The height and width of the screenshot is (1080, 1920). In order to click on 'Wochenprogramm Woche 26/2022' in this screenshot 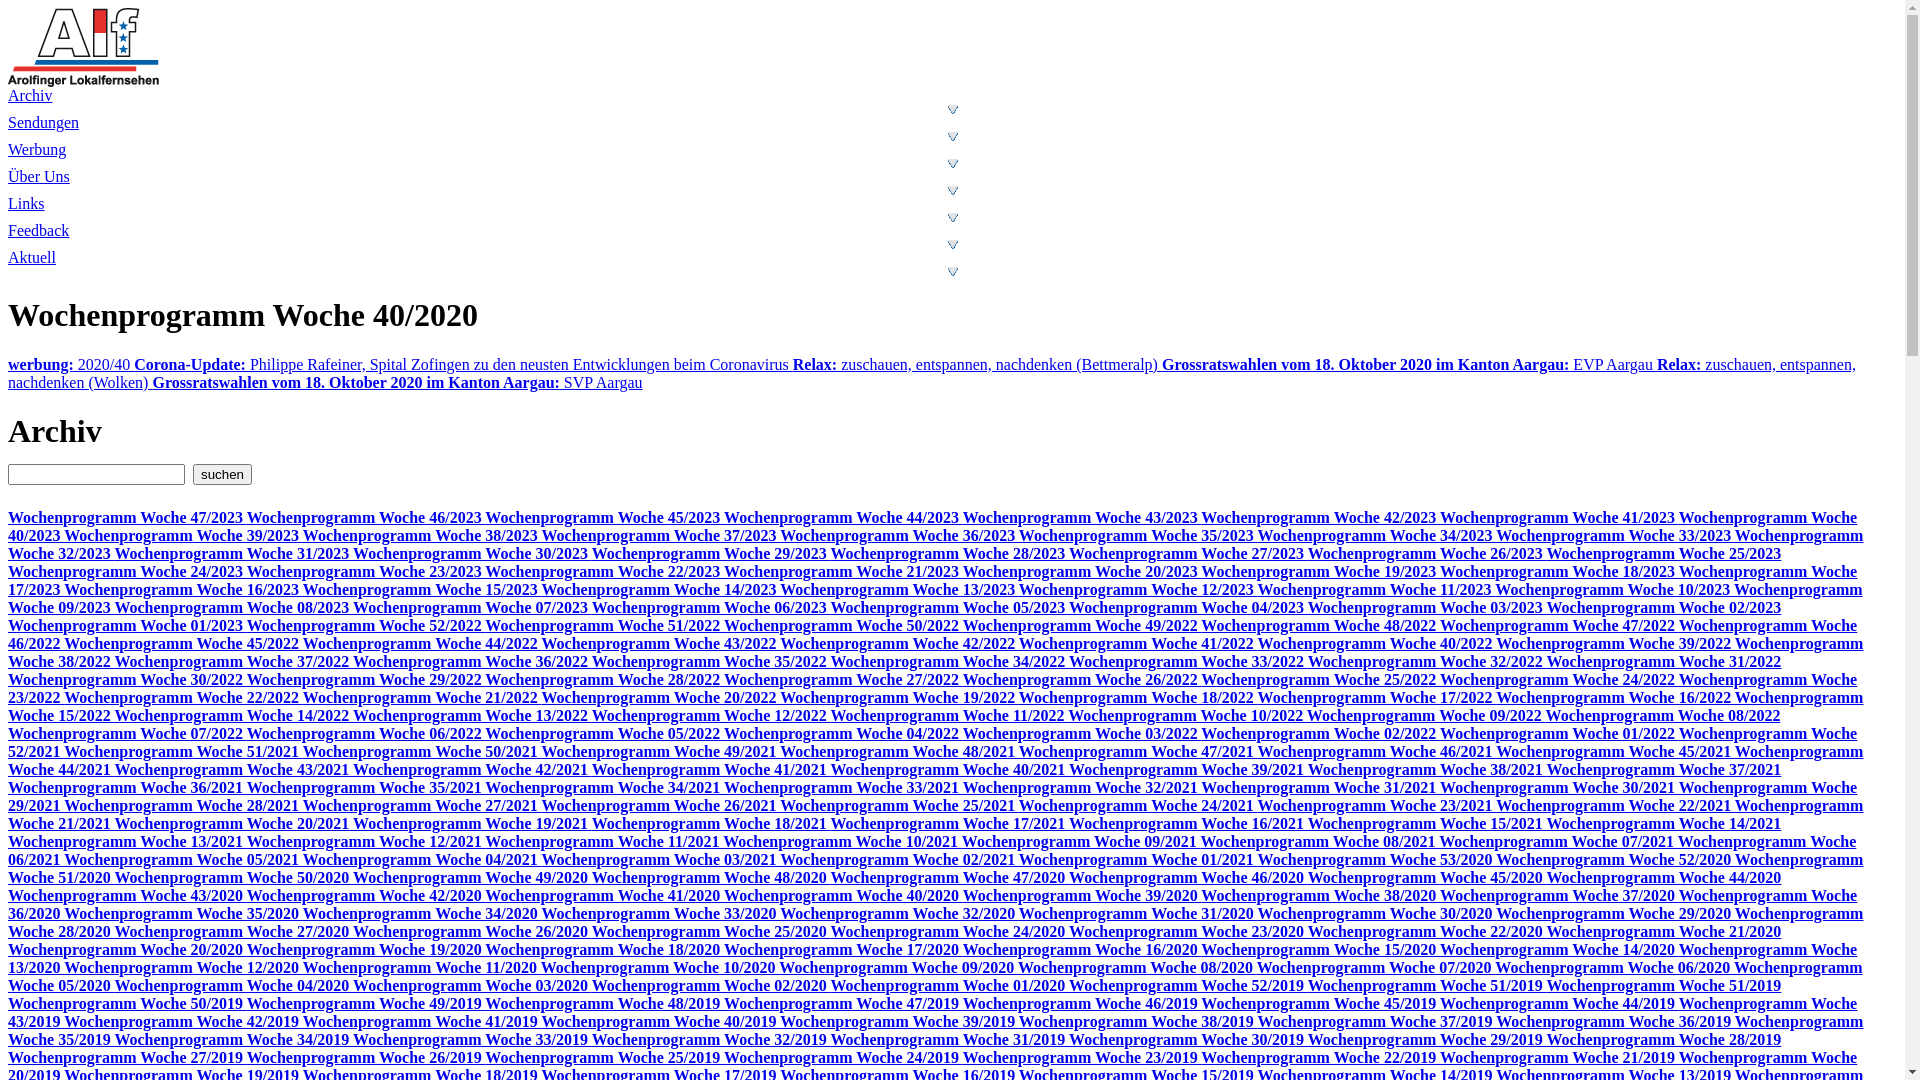, I will do `click(1081, 678)`.